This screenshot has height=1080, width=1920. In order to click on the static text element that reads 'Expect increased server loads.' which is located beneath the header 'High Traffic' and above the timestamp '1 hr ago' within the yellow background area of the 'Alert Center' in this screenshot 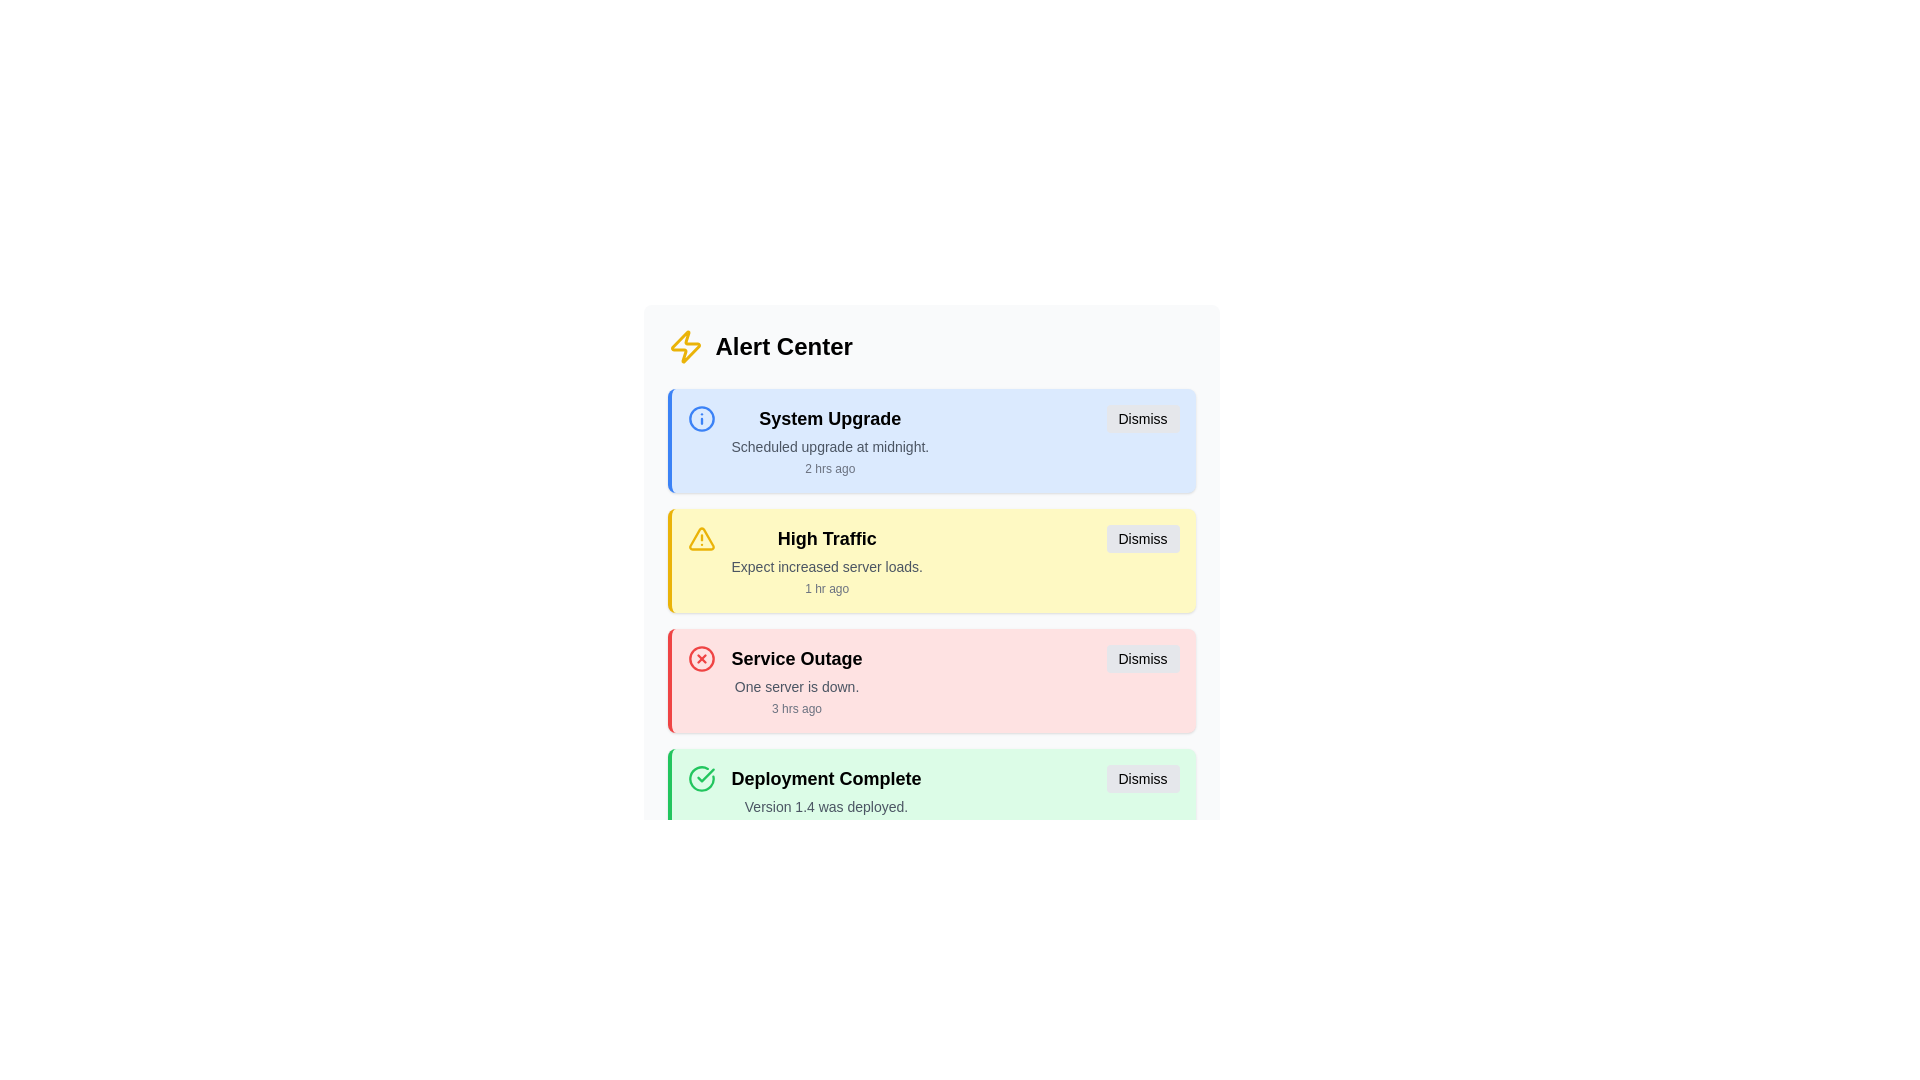, I will do `click(827, 567)`.